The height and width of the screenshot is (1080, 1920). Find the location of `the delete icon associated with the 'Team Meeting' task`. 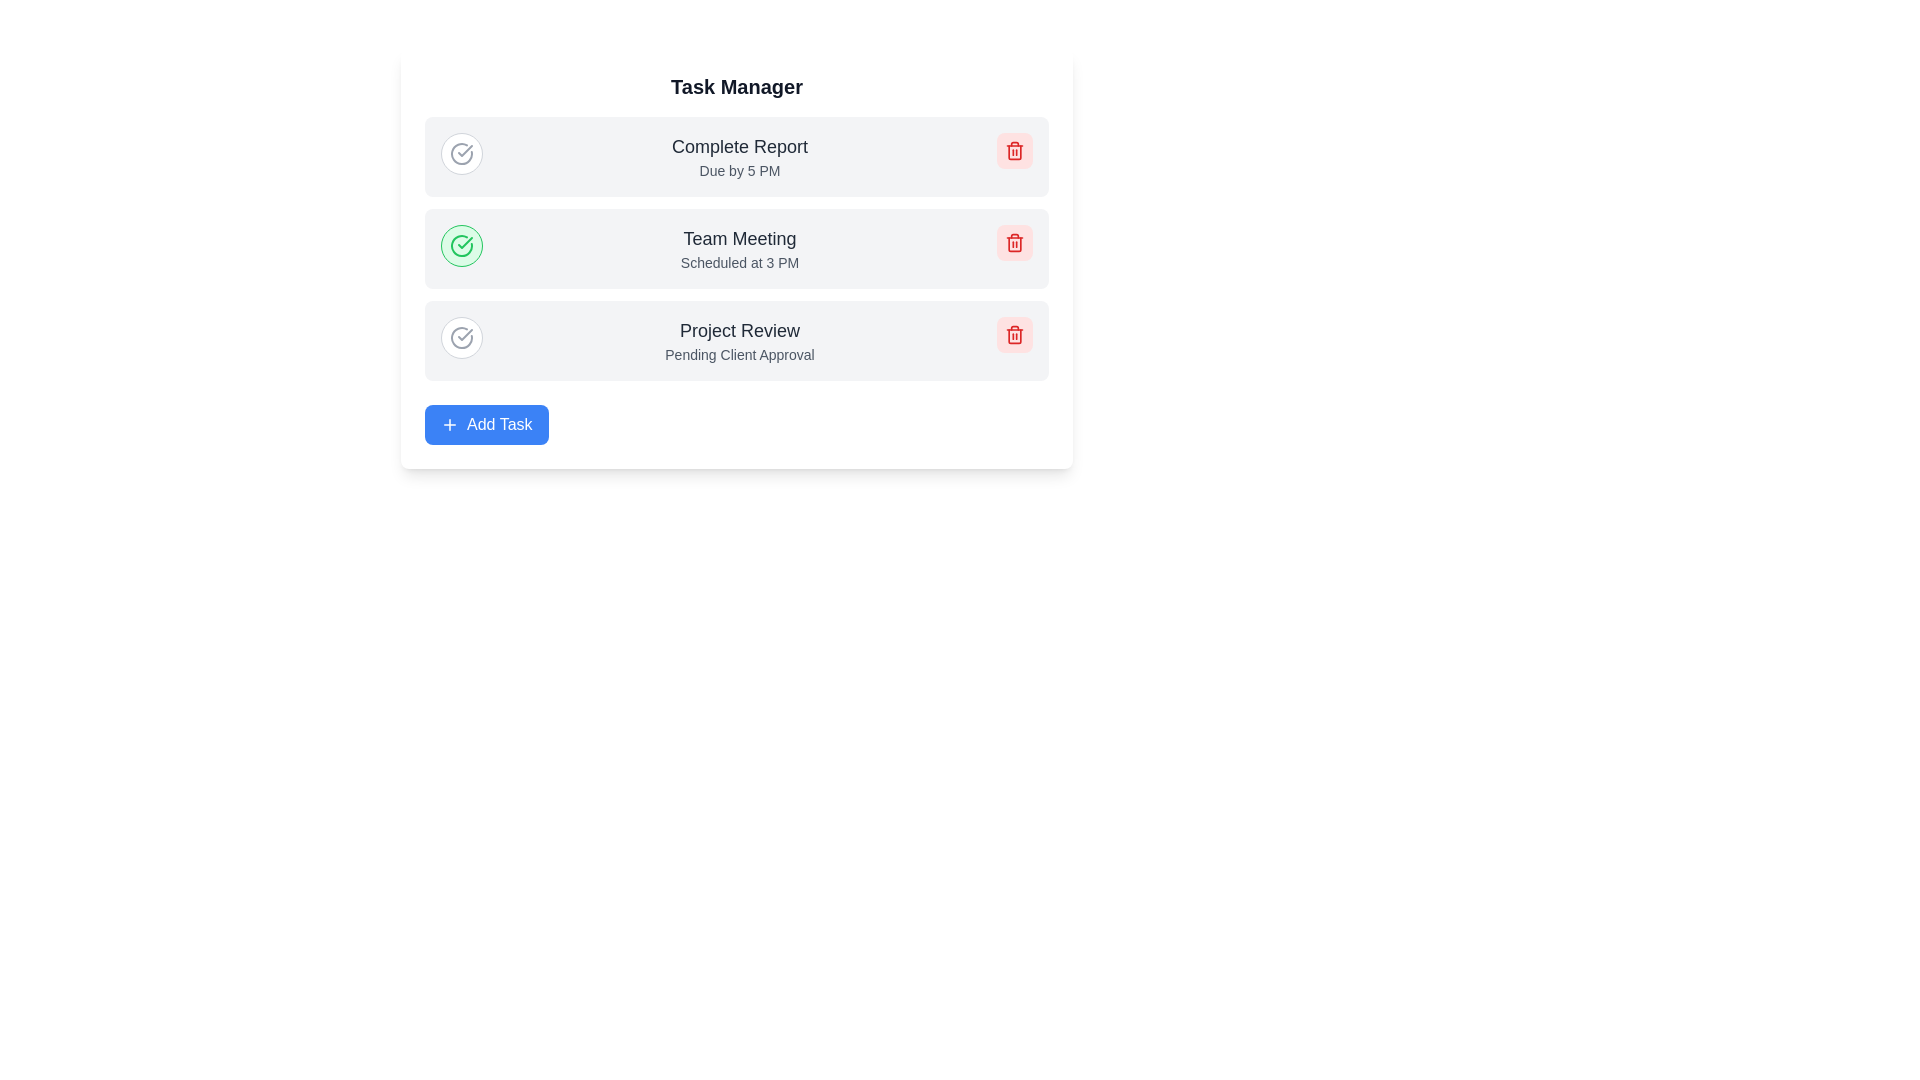

the delete icon associated with the 'Team Meeting' task is located at coordinates (1014, 242).